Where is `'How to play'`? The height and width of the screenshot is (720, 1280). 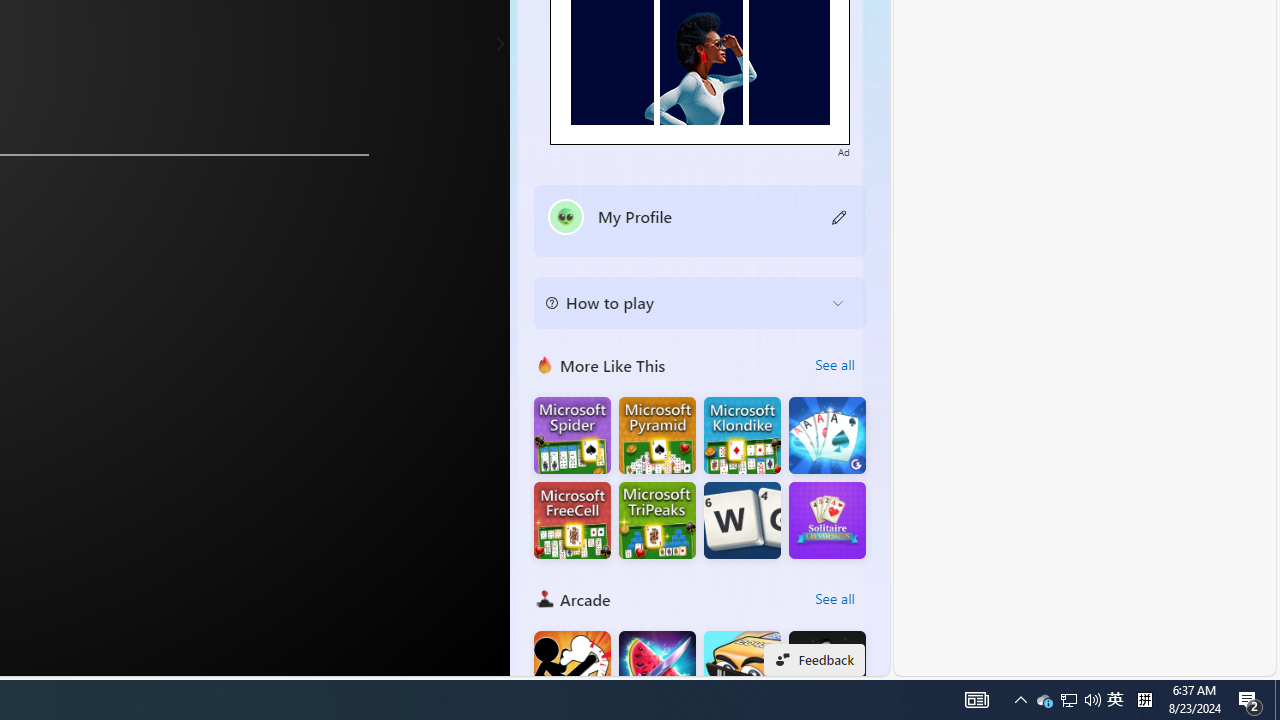
'How to play' is located at coordinates (684, 303).